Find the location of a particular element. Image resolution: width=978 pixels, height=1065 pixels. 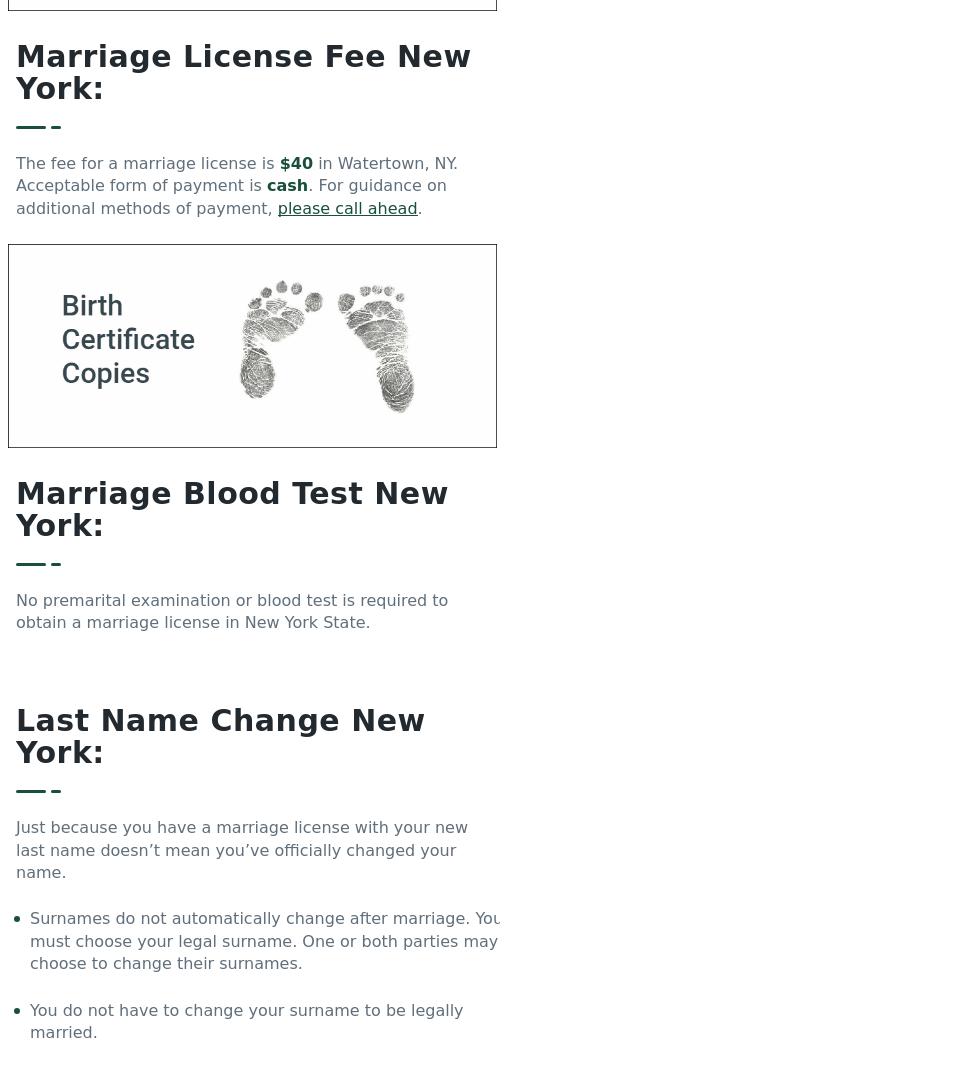

'Marriage License Fee New York:' is located at coordinates (16, 71).